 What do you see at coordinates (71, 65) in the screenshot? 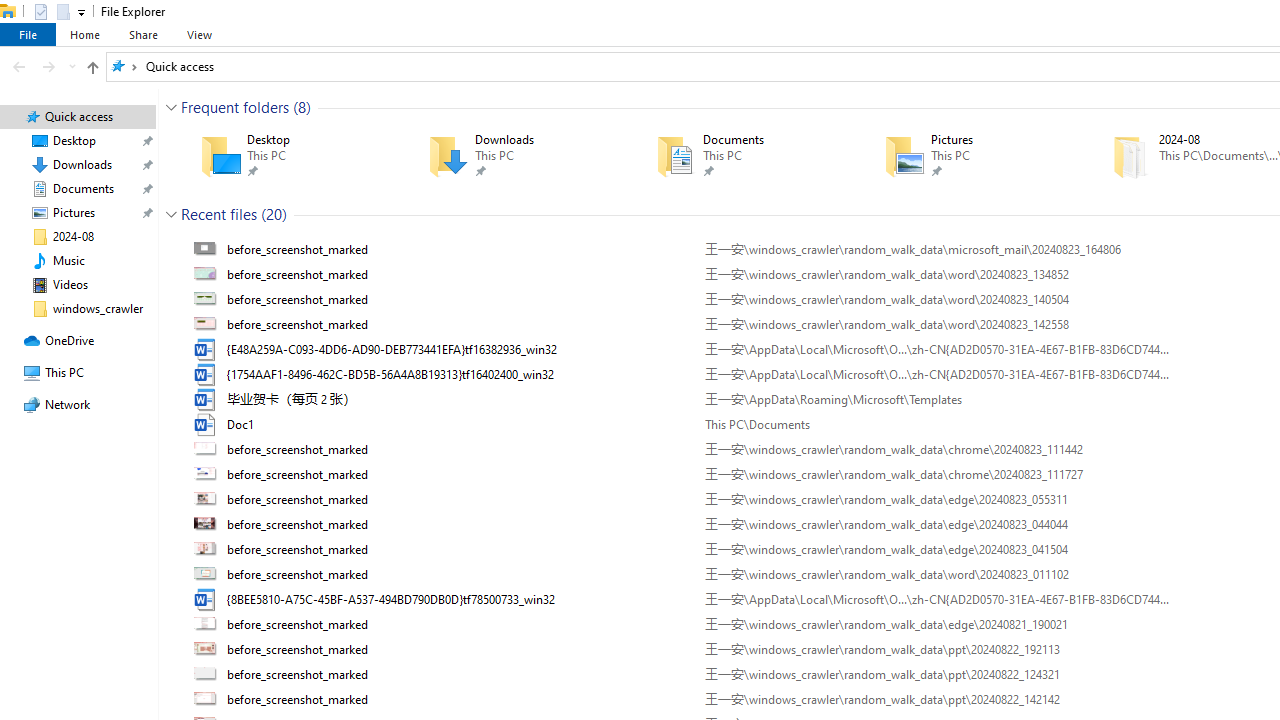
I see `'Recent locations'` at bounding box center [71, 65].